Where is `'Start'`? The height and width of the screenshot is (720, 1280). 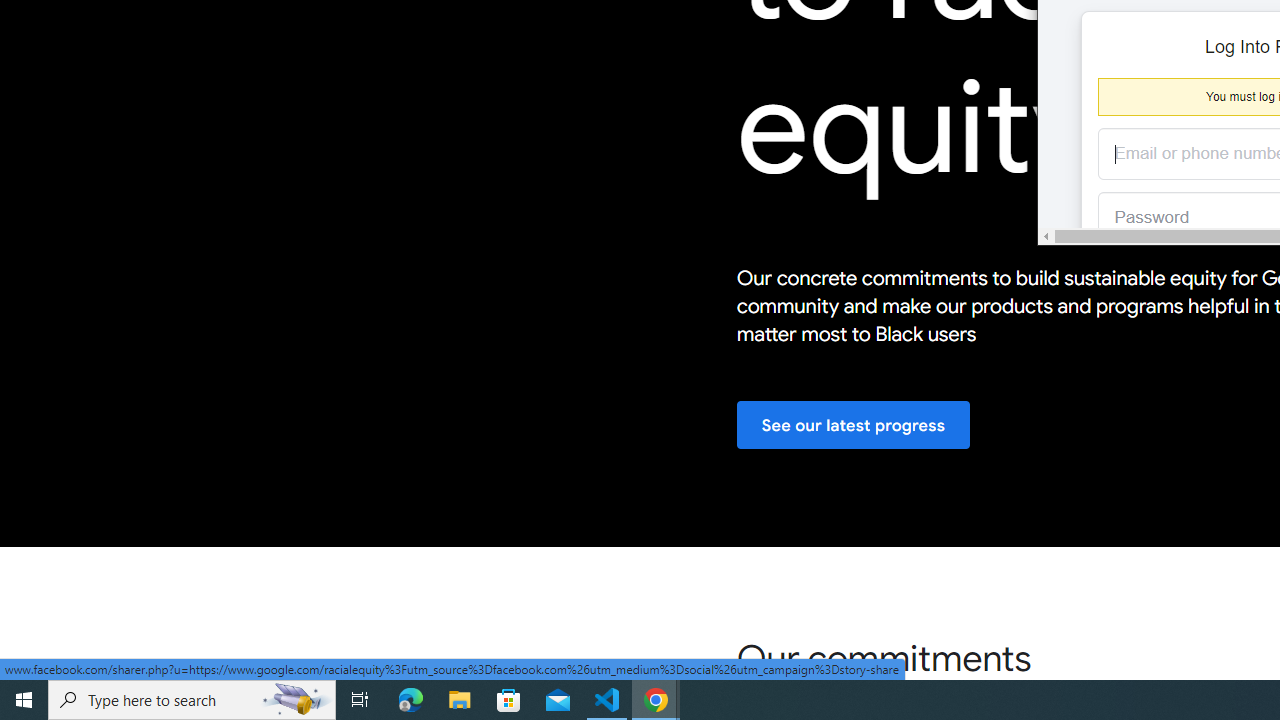
'Start' is located at coordinates (24, 698).